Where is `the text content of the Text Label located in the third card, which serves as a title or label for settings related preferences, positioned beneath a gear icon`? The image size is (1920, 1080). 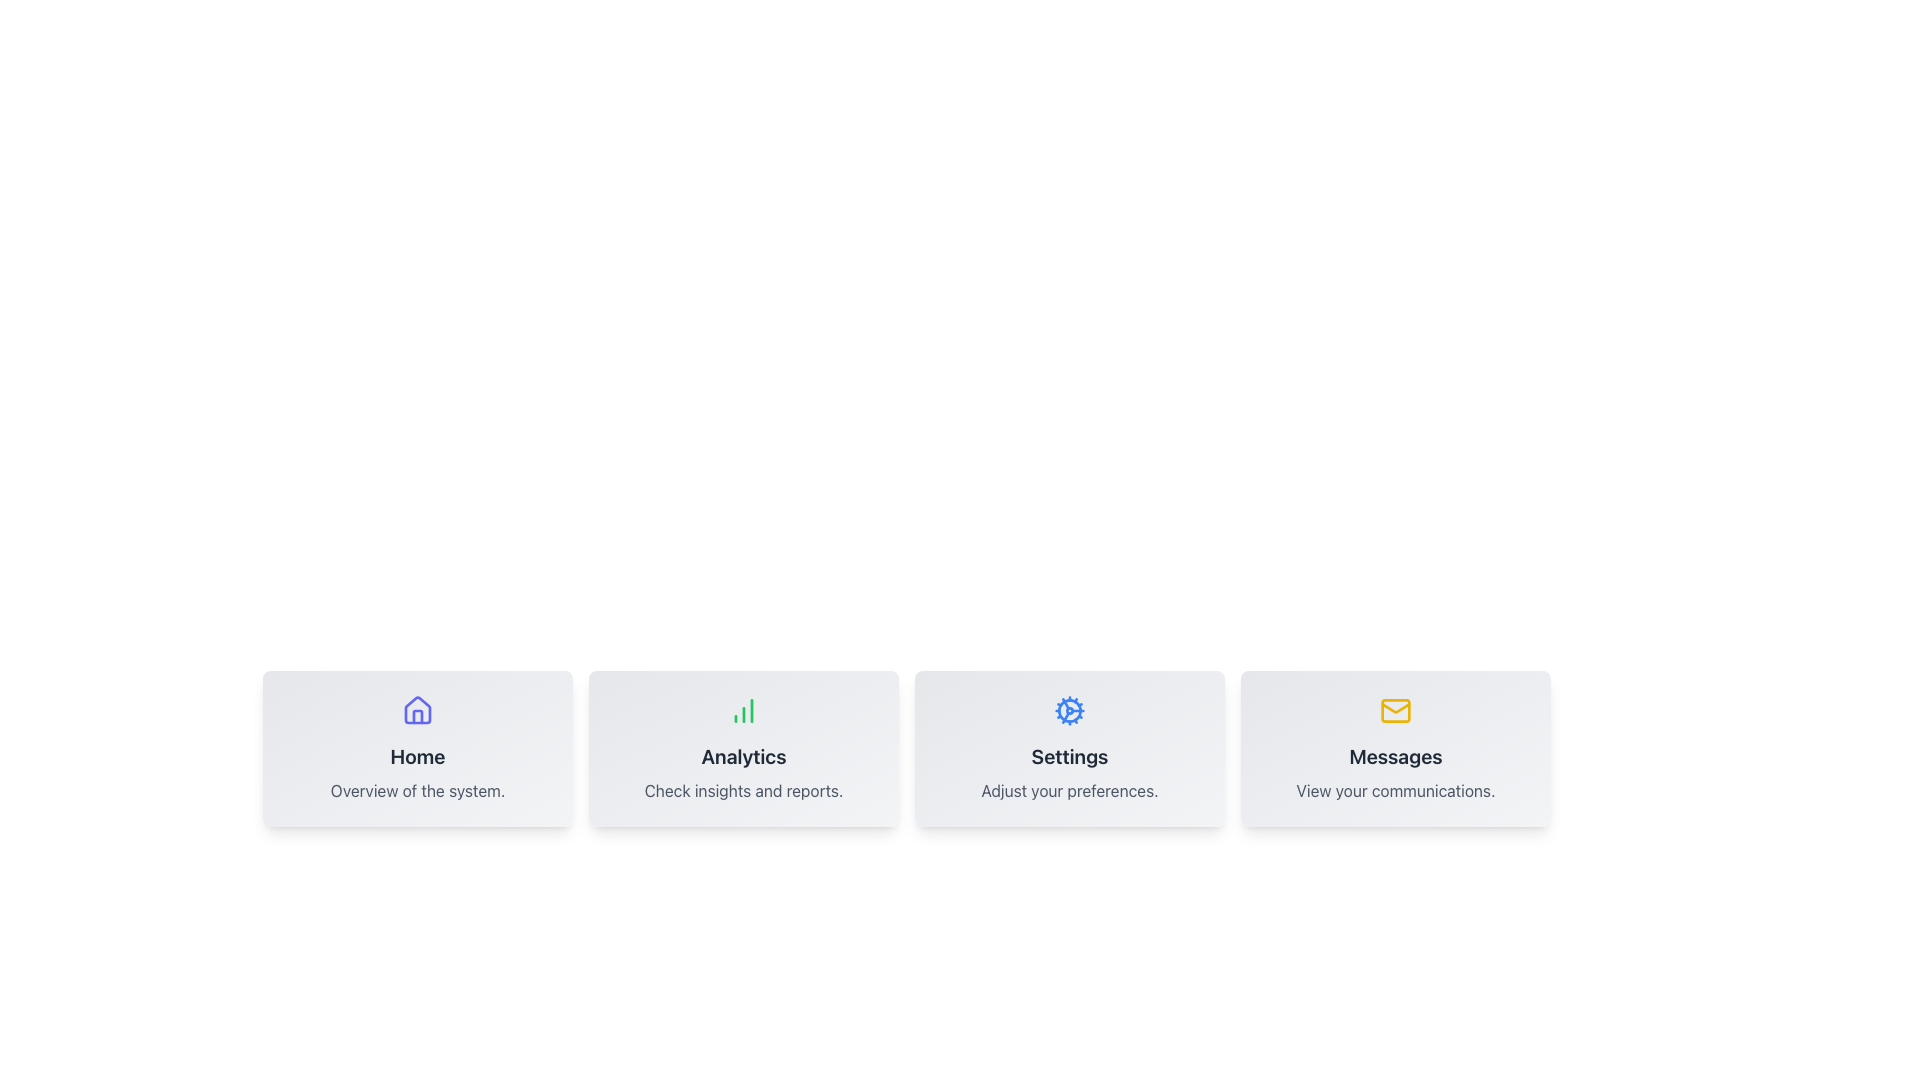 the text content of the Text Label located in the third card, which serves as a title or label for settings related preferences, positioned beneath a gear icon is located at coordinates (1069, 756).